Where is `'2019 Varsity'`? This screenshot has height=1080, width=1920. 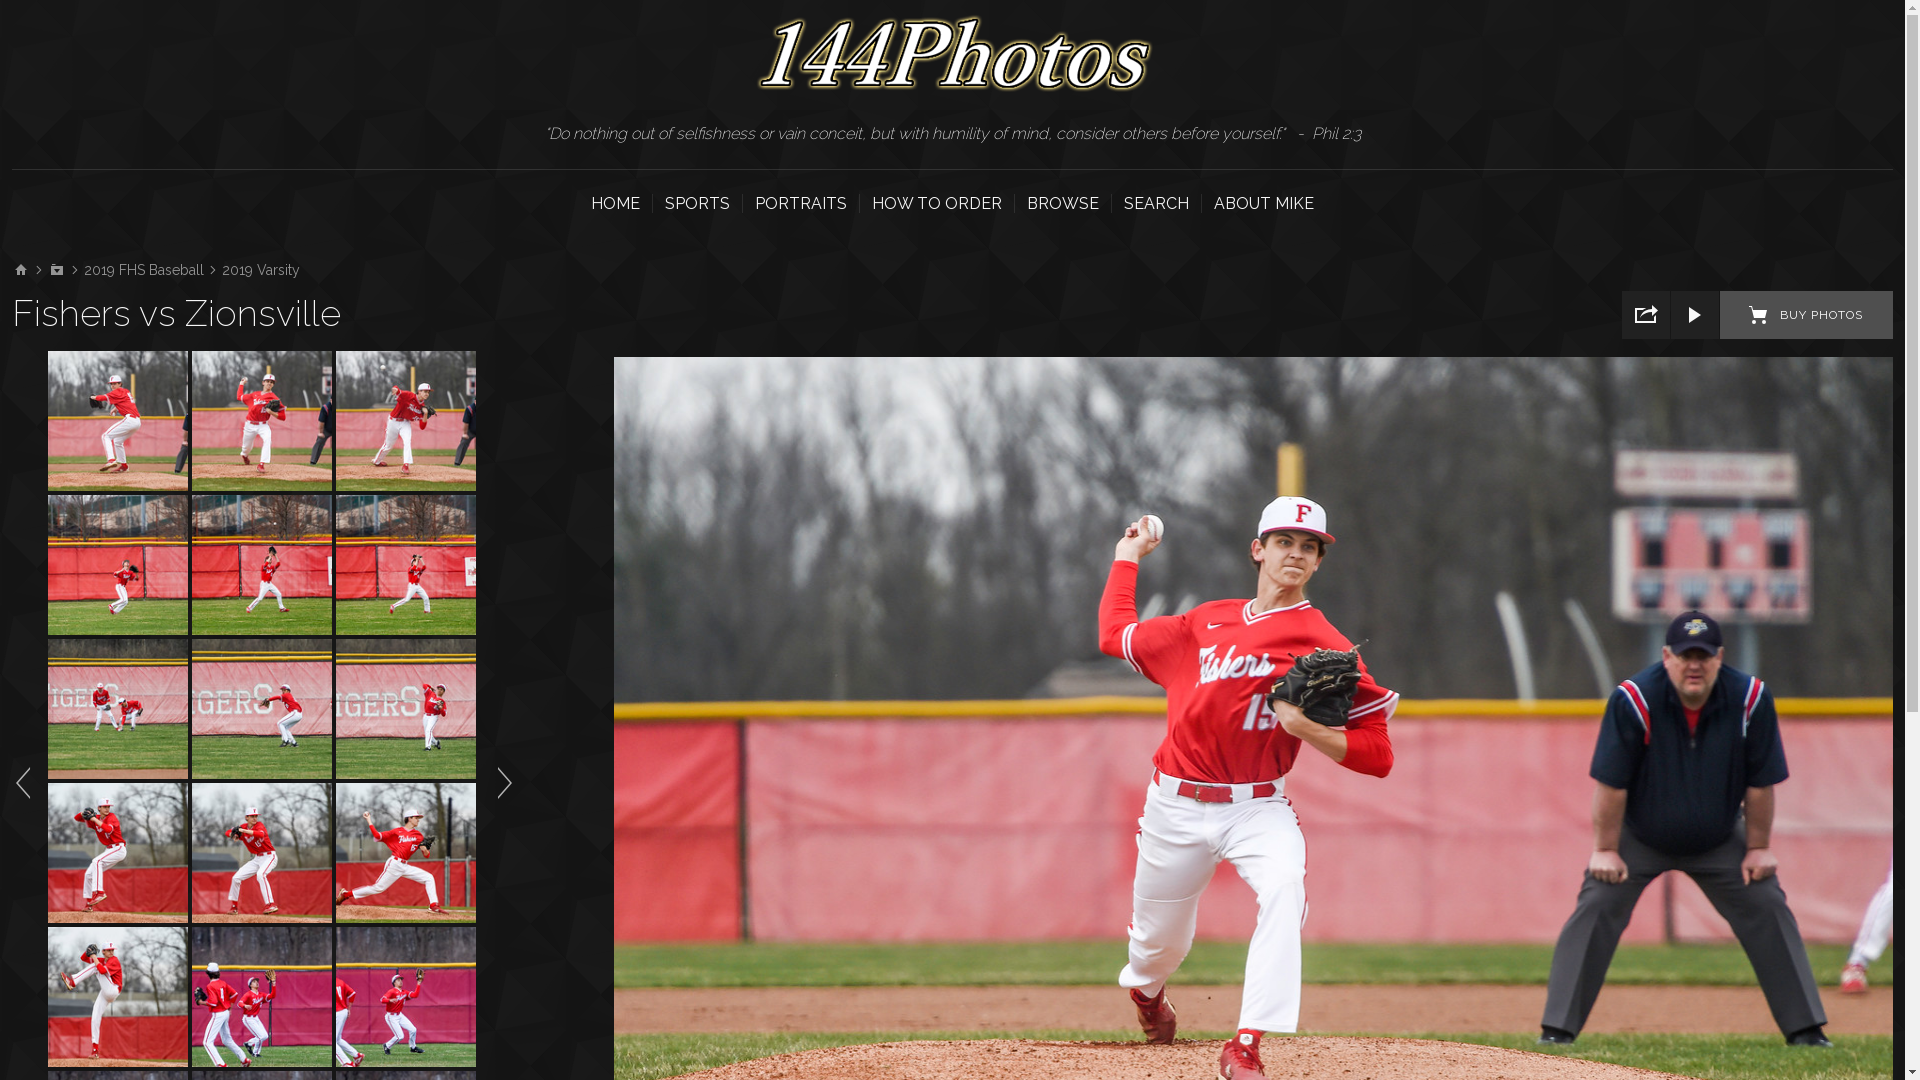 '2019 Varsity' is located at coordinates (221, 270).